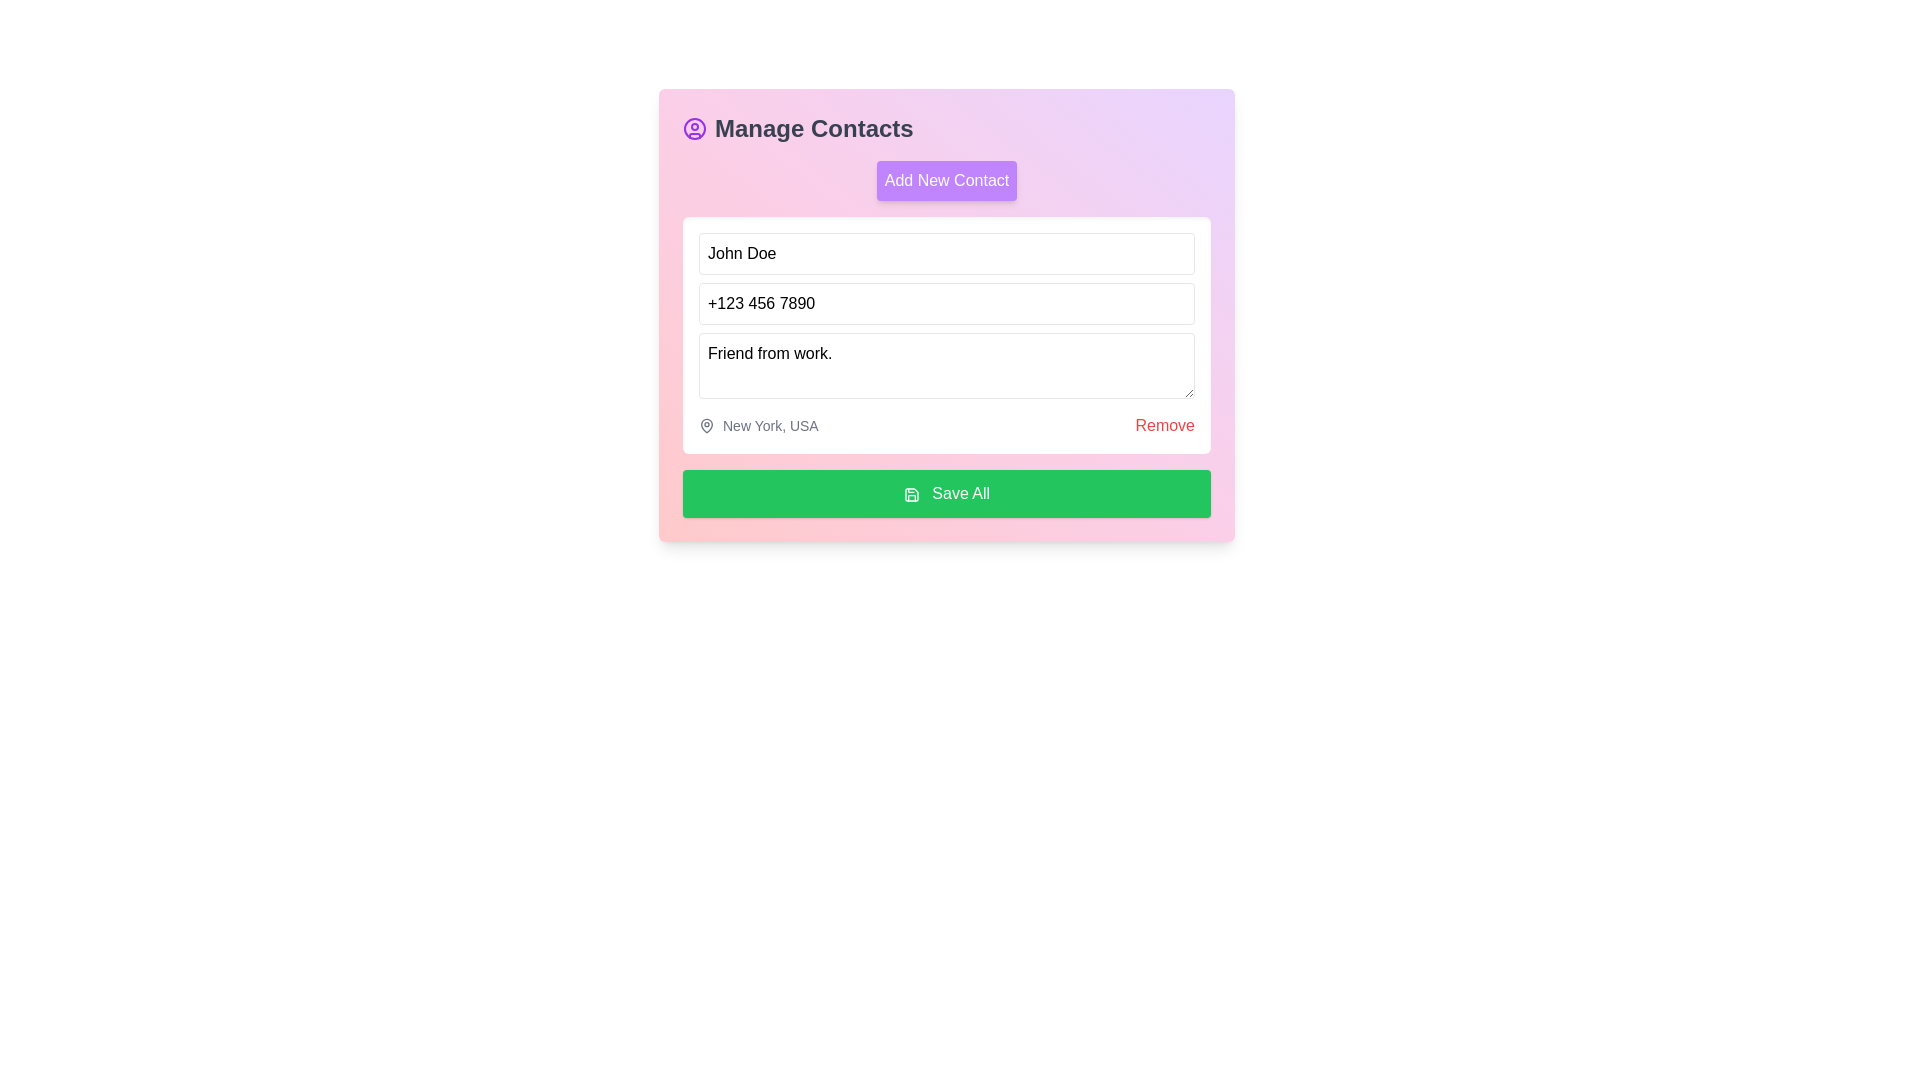 Image resolution: width=1920 pixels, height=1080 pixels. Describe the element at coordinates (945, 493) in the screenshot. I see `the 'Save' button located at the bottom of the 'Manage Contacts' card` at that location.